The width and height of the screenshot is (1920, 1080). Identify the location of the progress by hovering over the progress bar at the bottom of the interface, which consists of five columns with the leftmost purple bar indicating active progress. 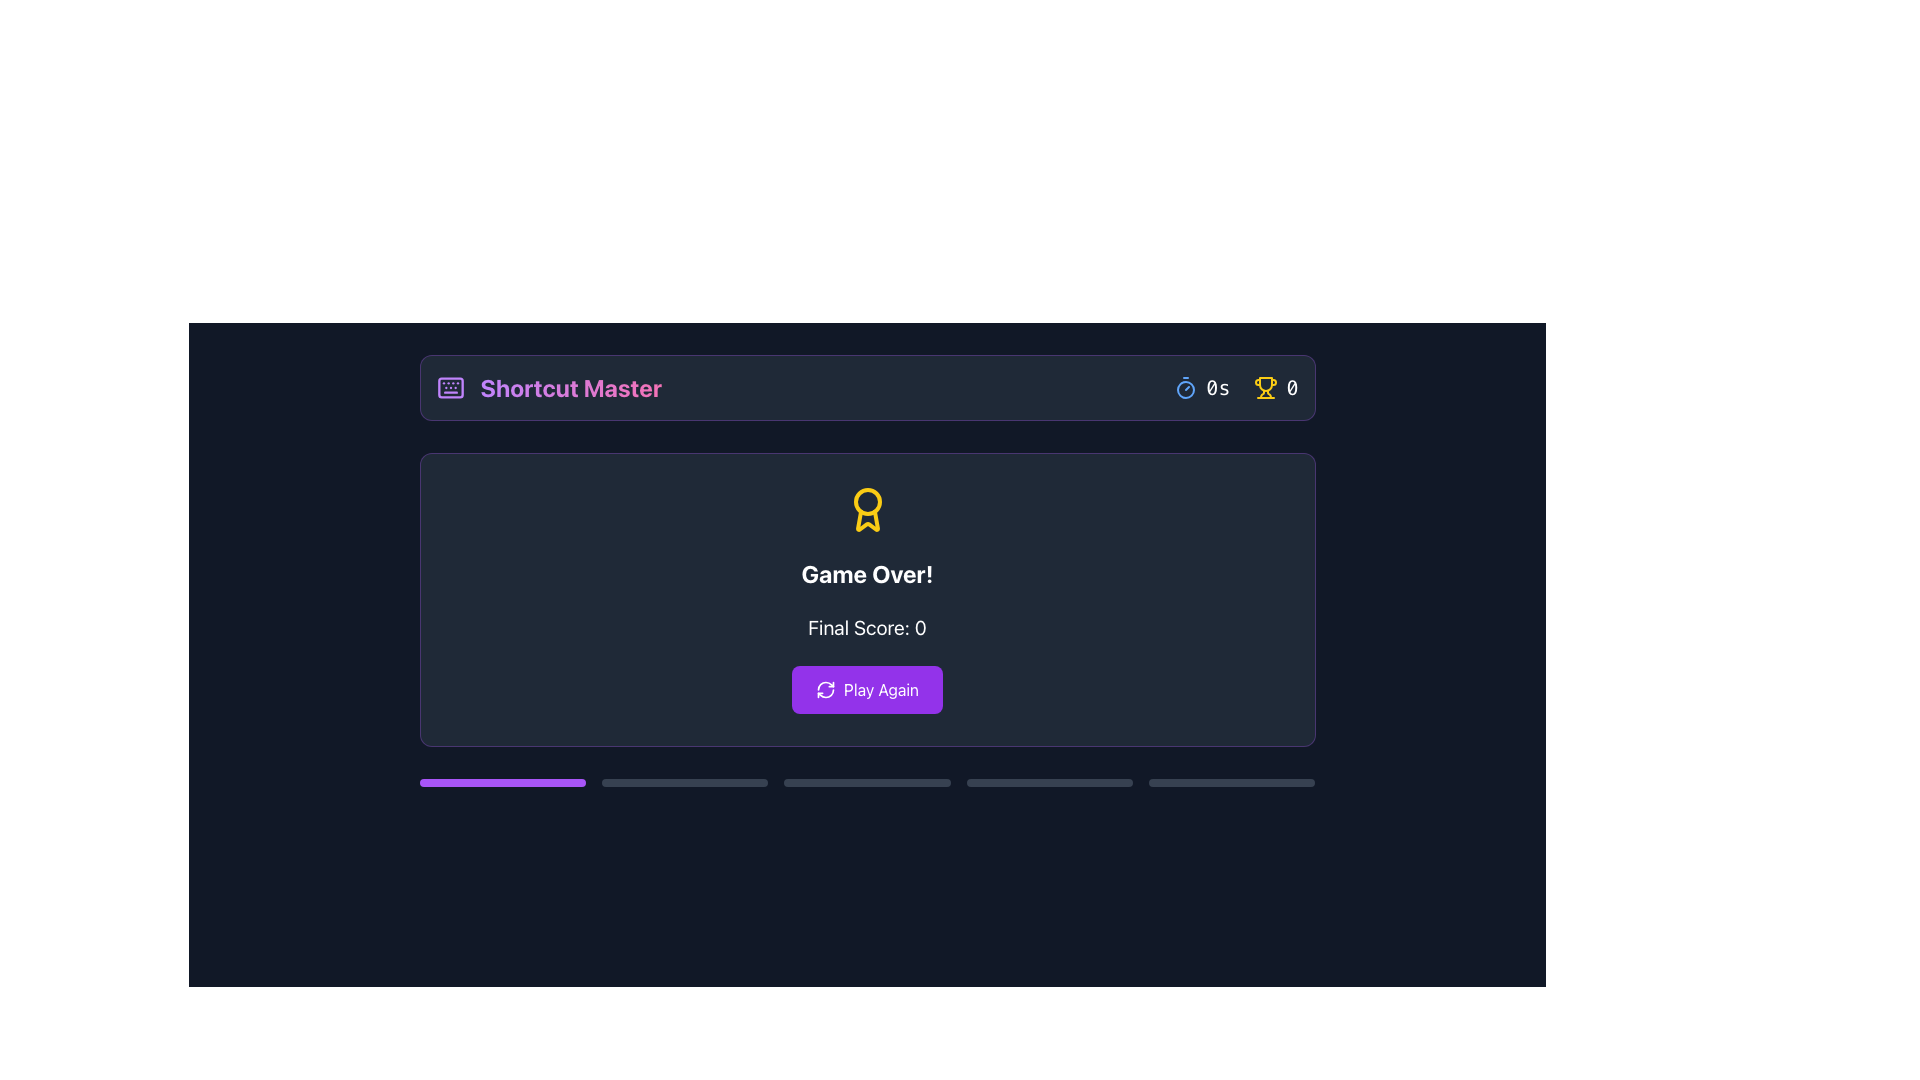
(867, 782).